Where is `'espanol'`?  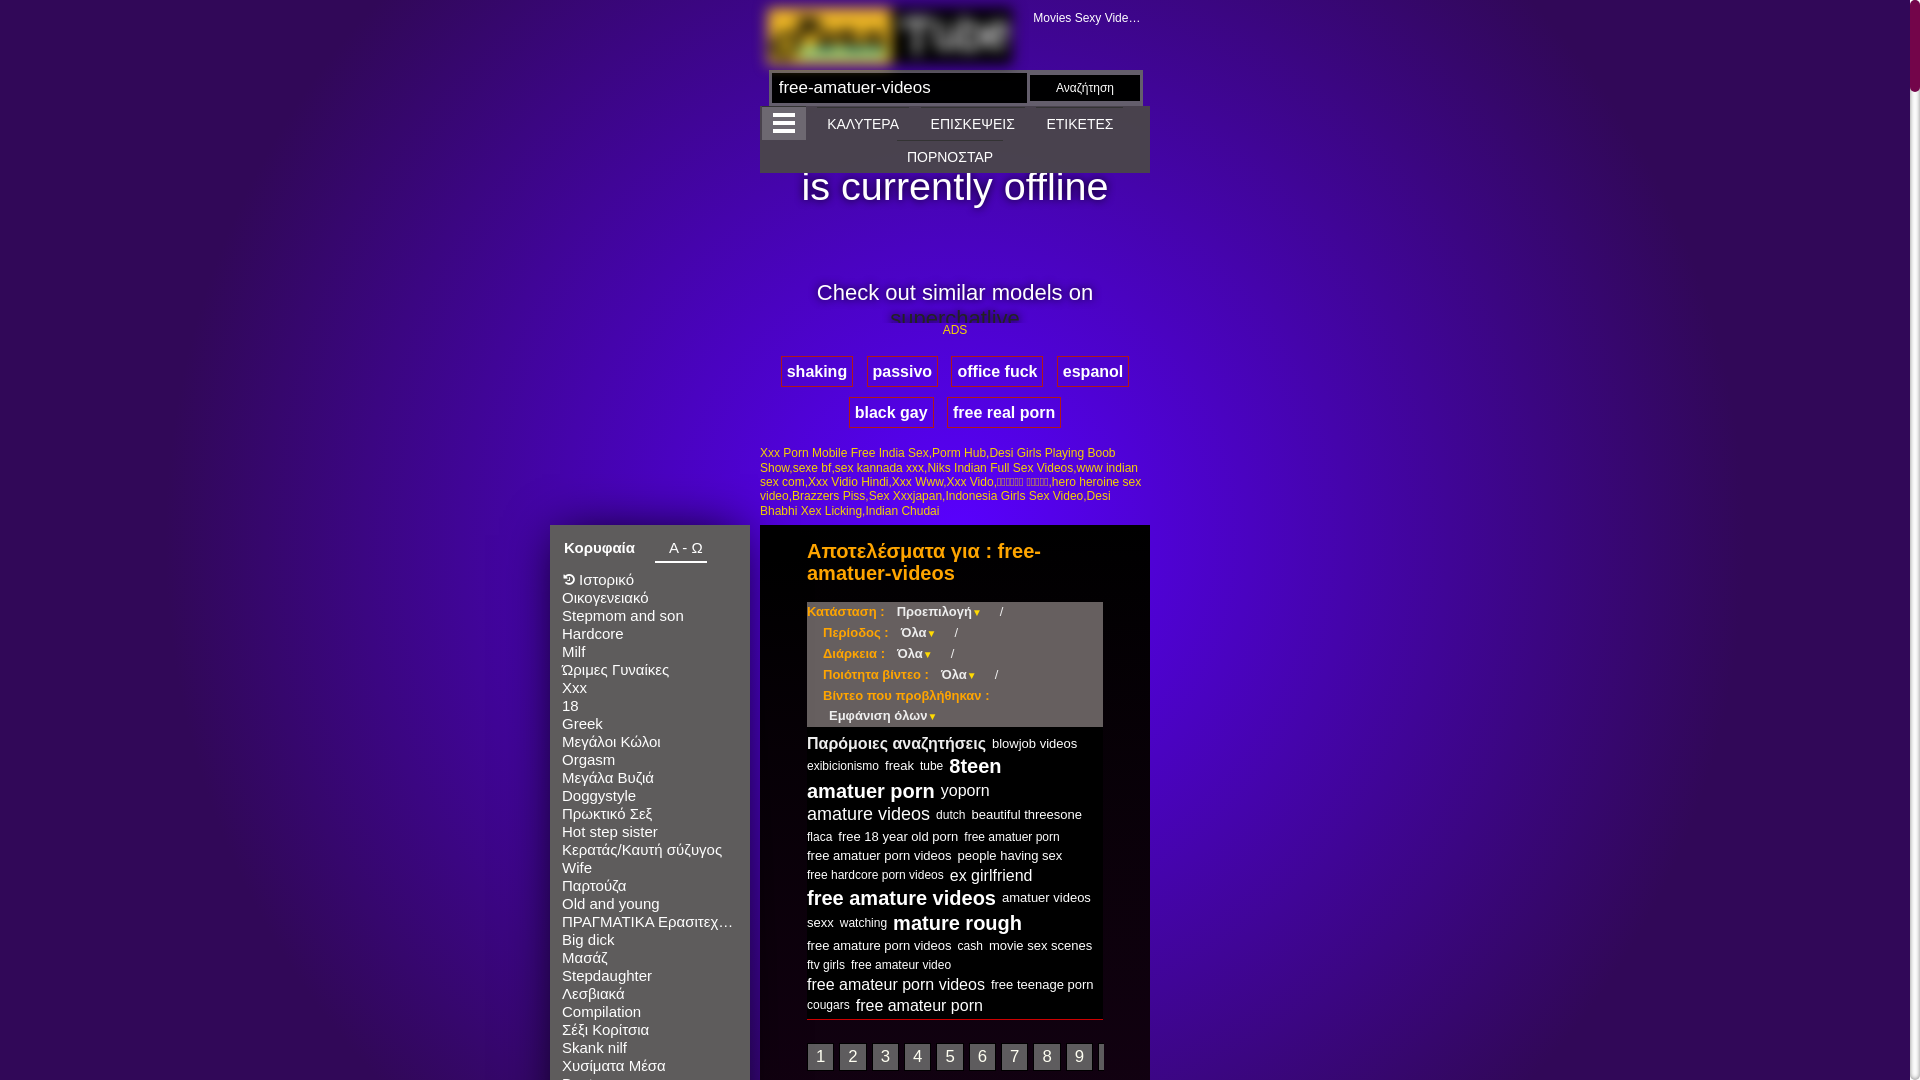 'espanol' is located at coordinates (1092, 371).